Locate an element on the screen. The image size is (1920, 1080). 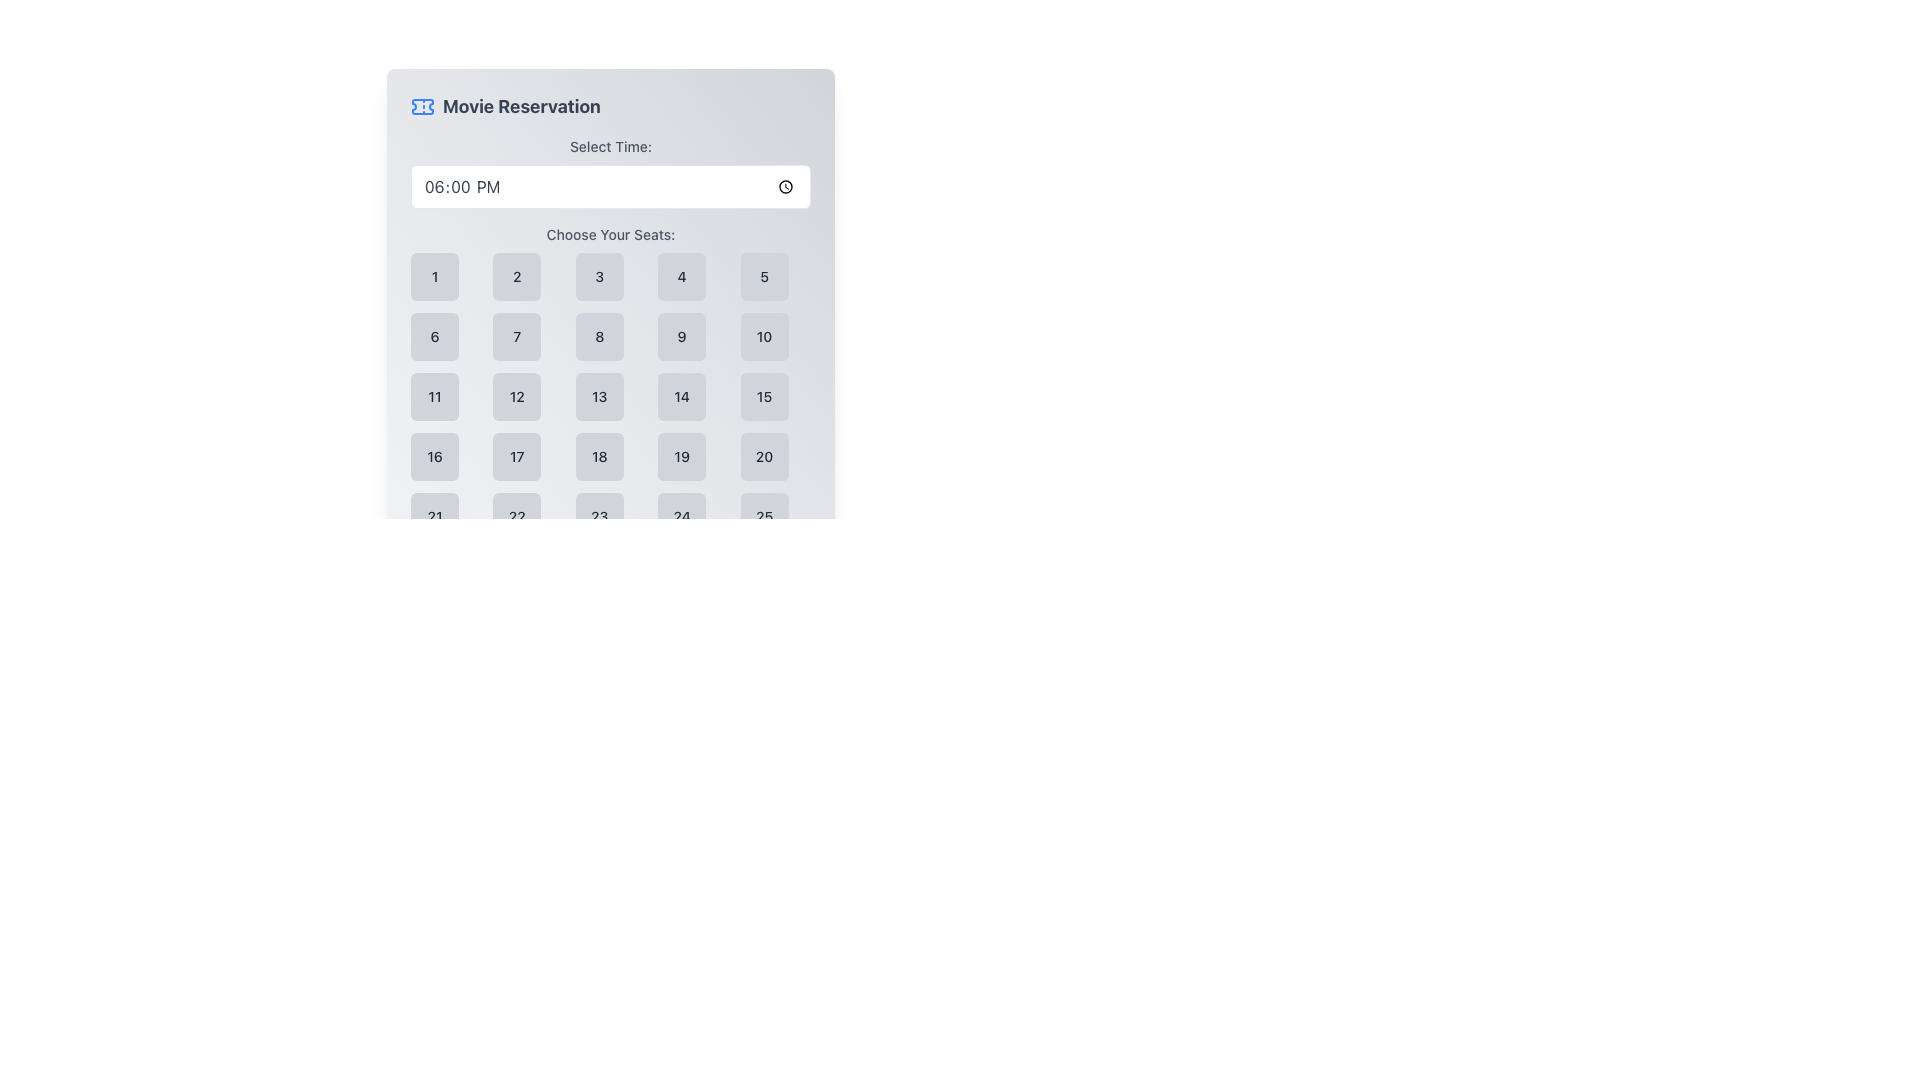
the seat selection button numbered '14' located in the third row, fourth column of the grid is located at coordinates (682, 397).